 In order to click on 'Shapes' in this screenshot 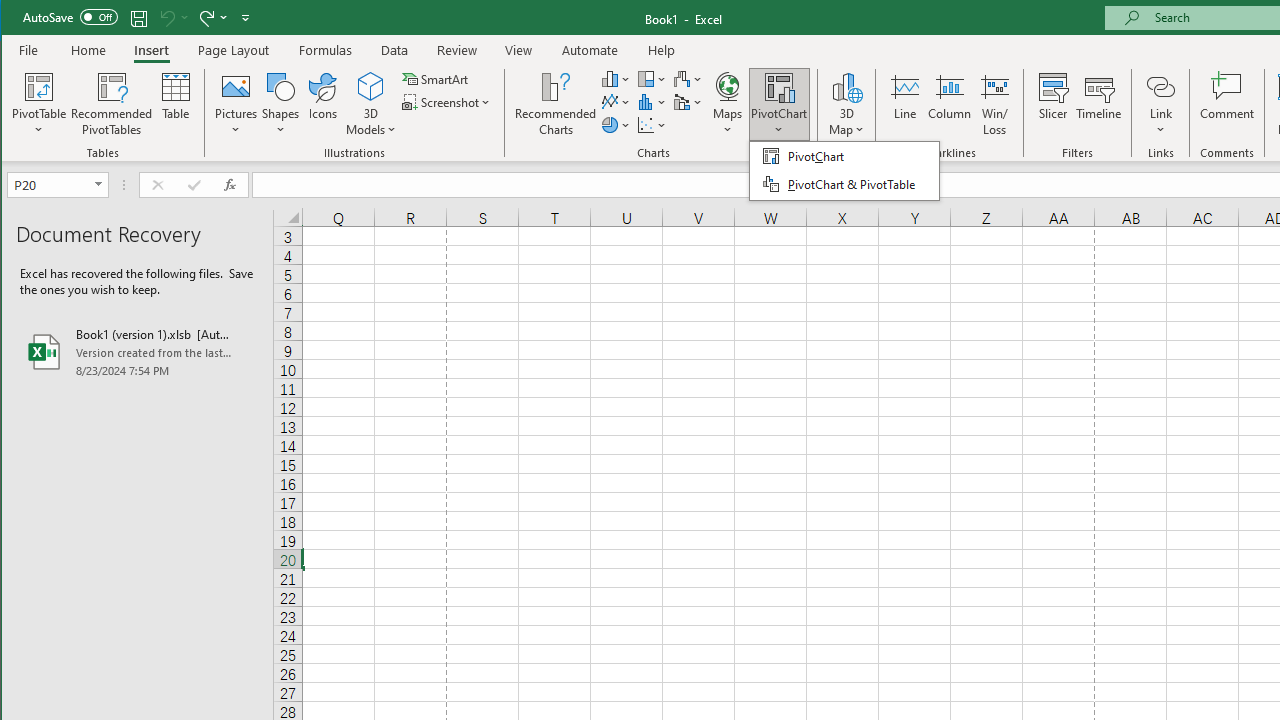, I will do `click(279, 104)`.